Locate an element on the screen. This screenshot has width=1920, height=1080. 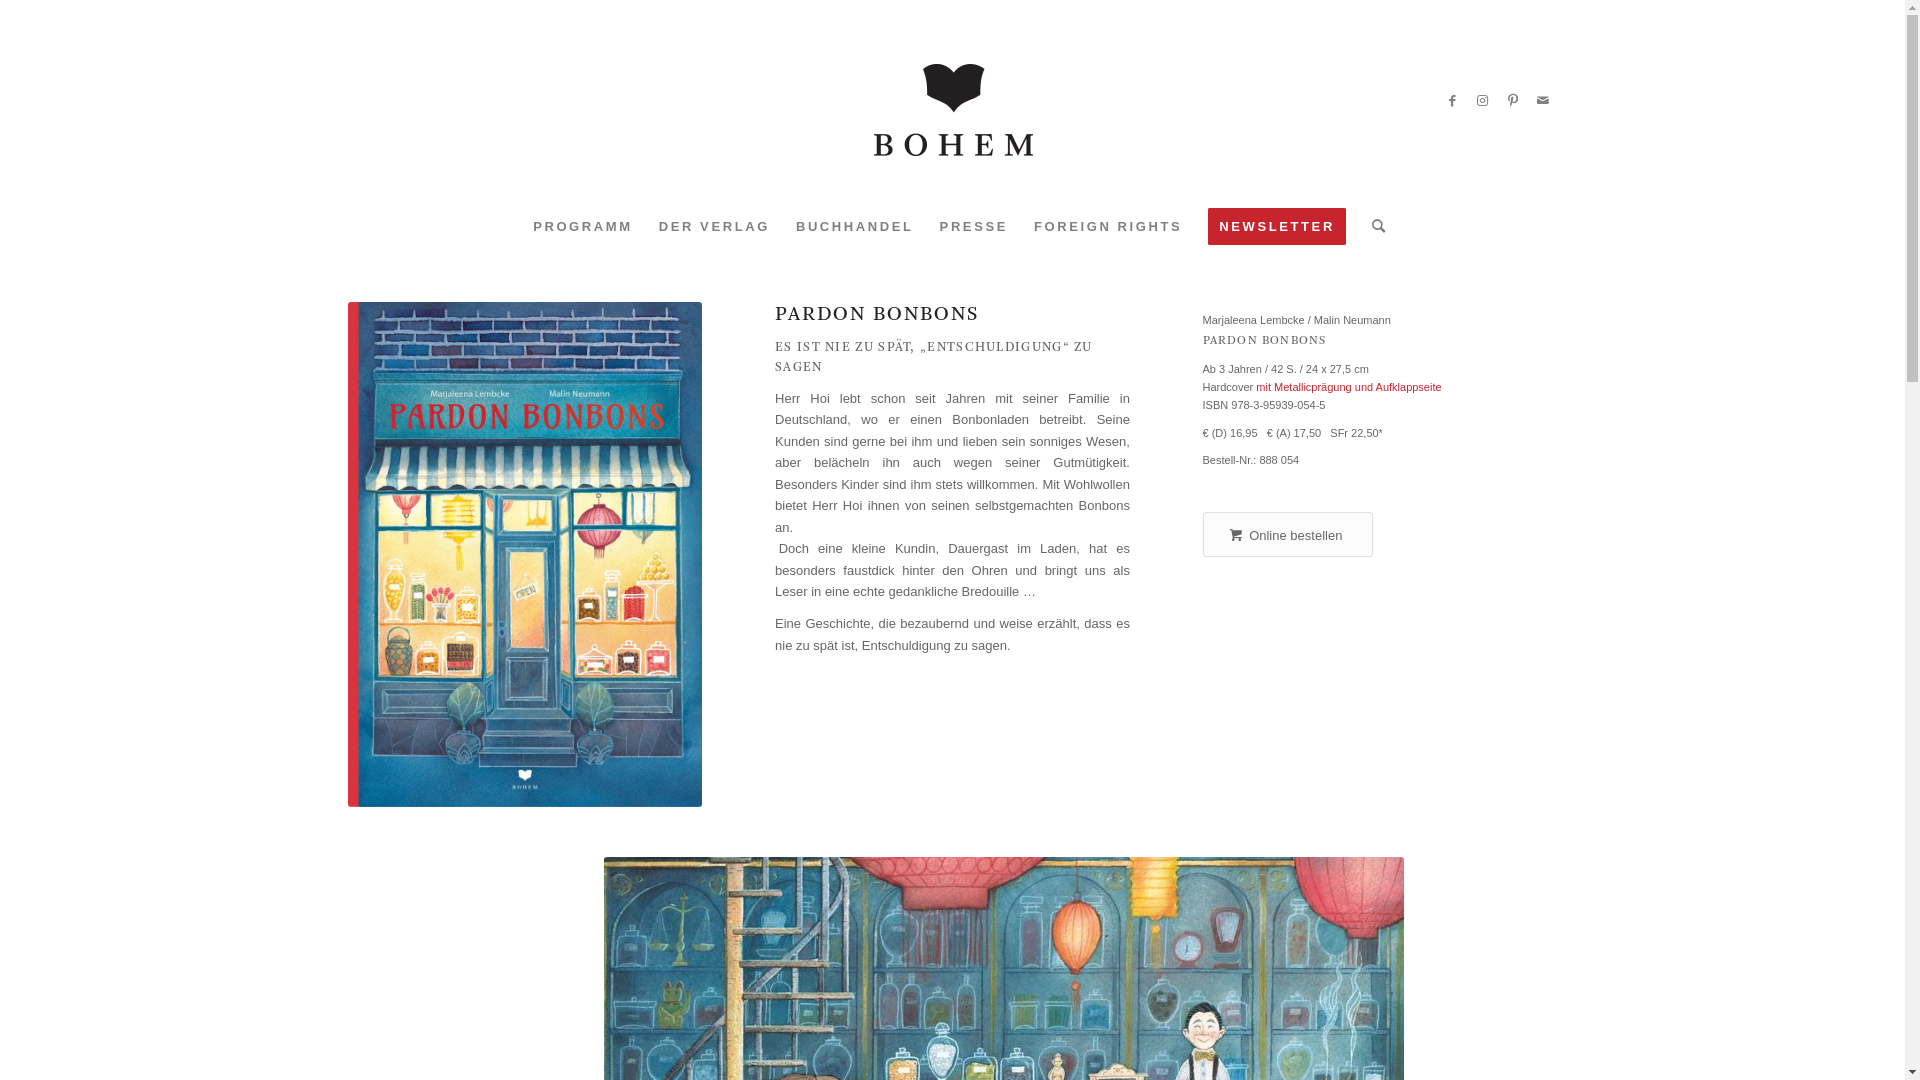
'Mail' is located at coordinates (1526, 100).